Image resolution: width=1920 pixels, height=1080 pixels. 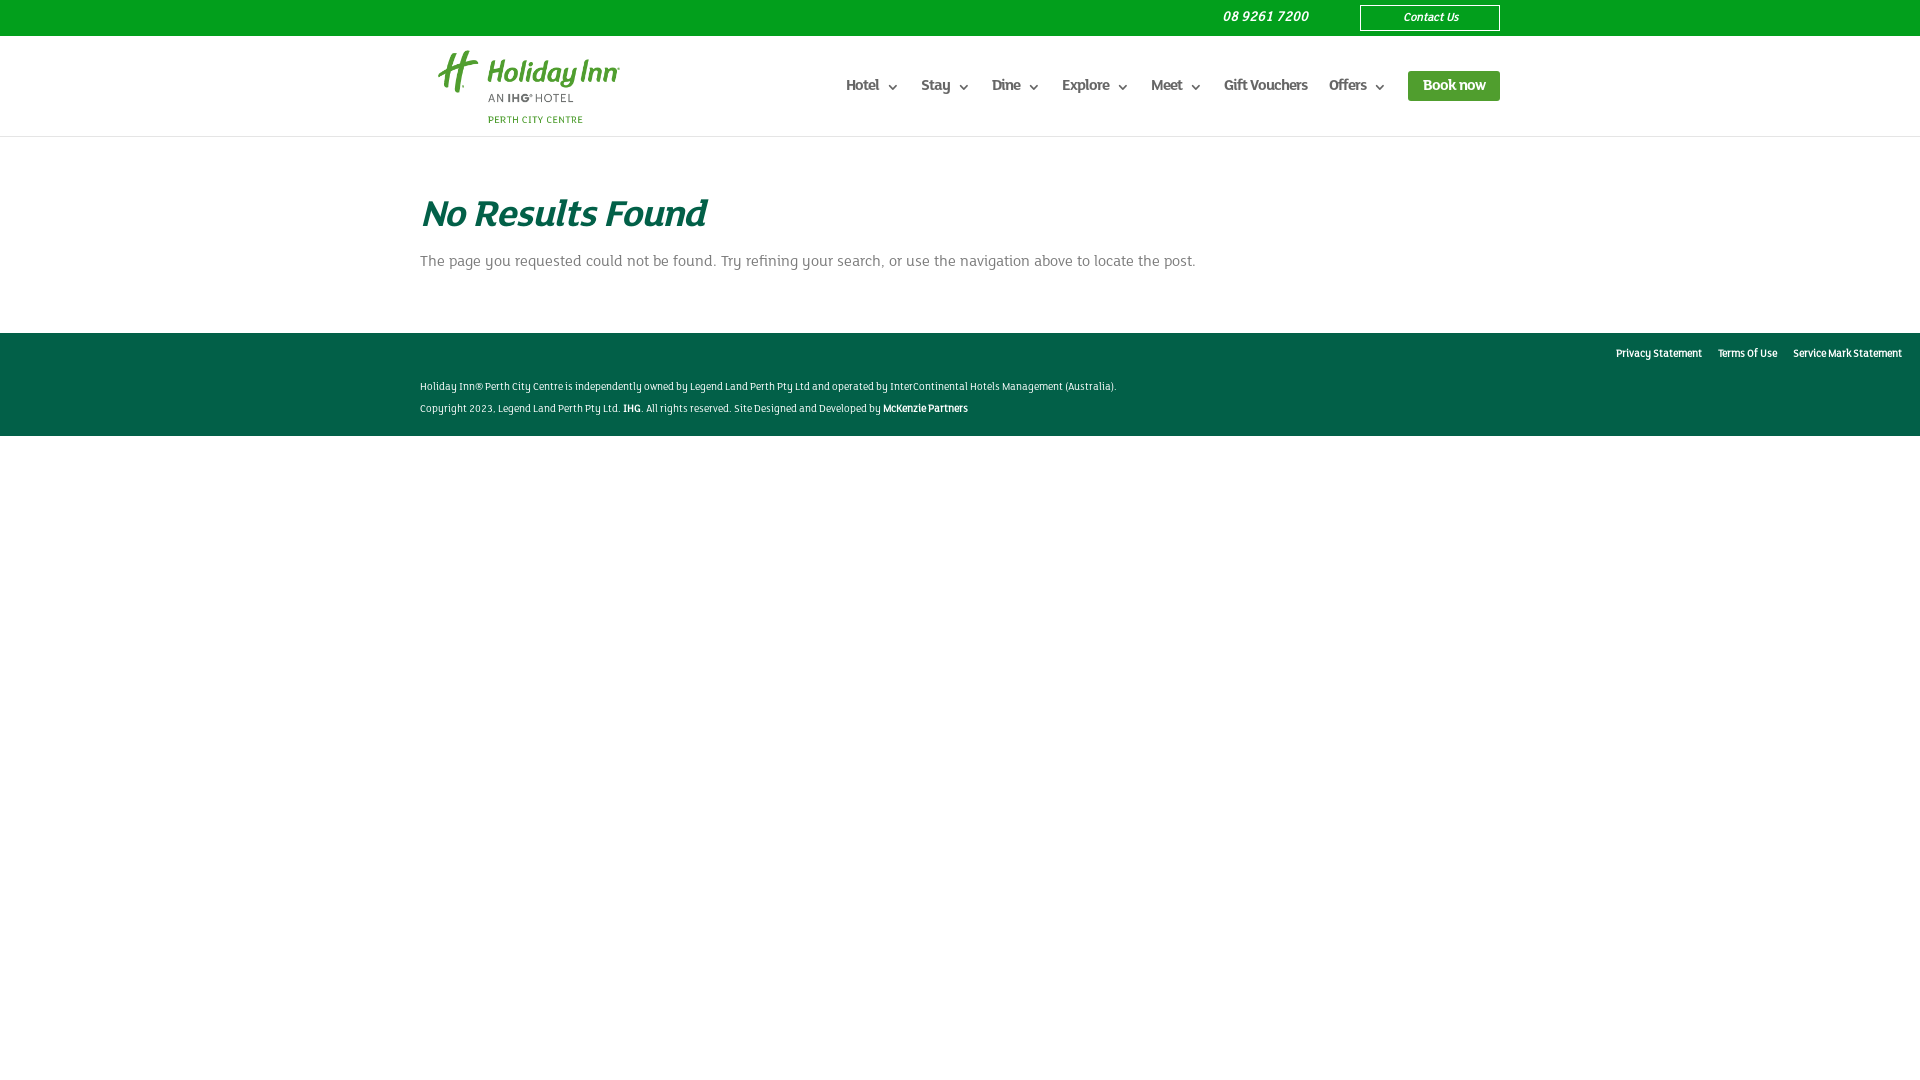 What do you see at coordinates (1659, 353) in the screenshot?
I see `'Privacy Statement'` at bounding box center [1659, 353].